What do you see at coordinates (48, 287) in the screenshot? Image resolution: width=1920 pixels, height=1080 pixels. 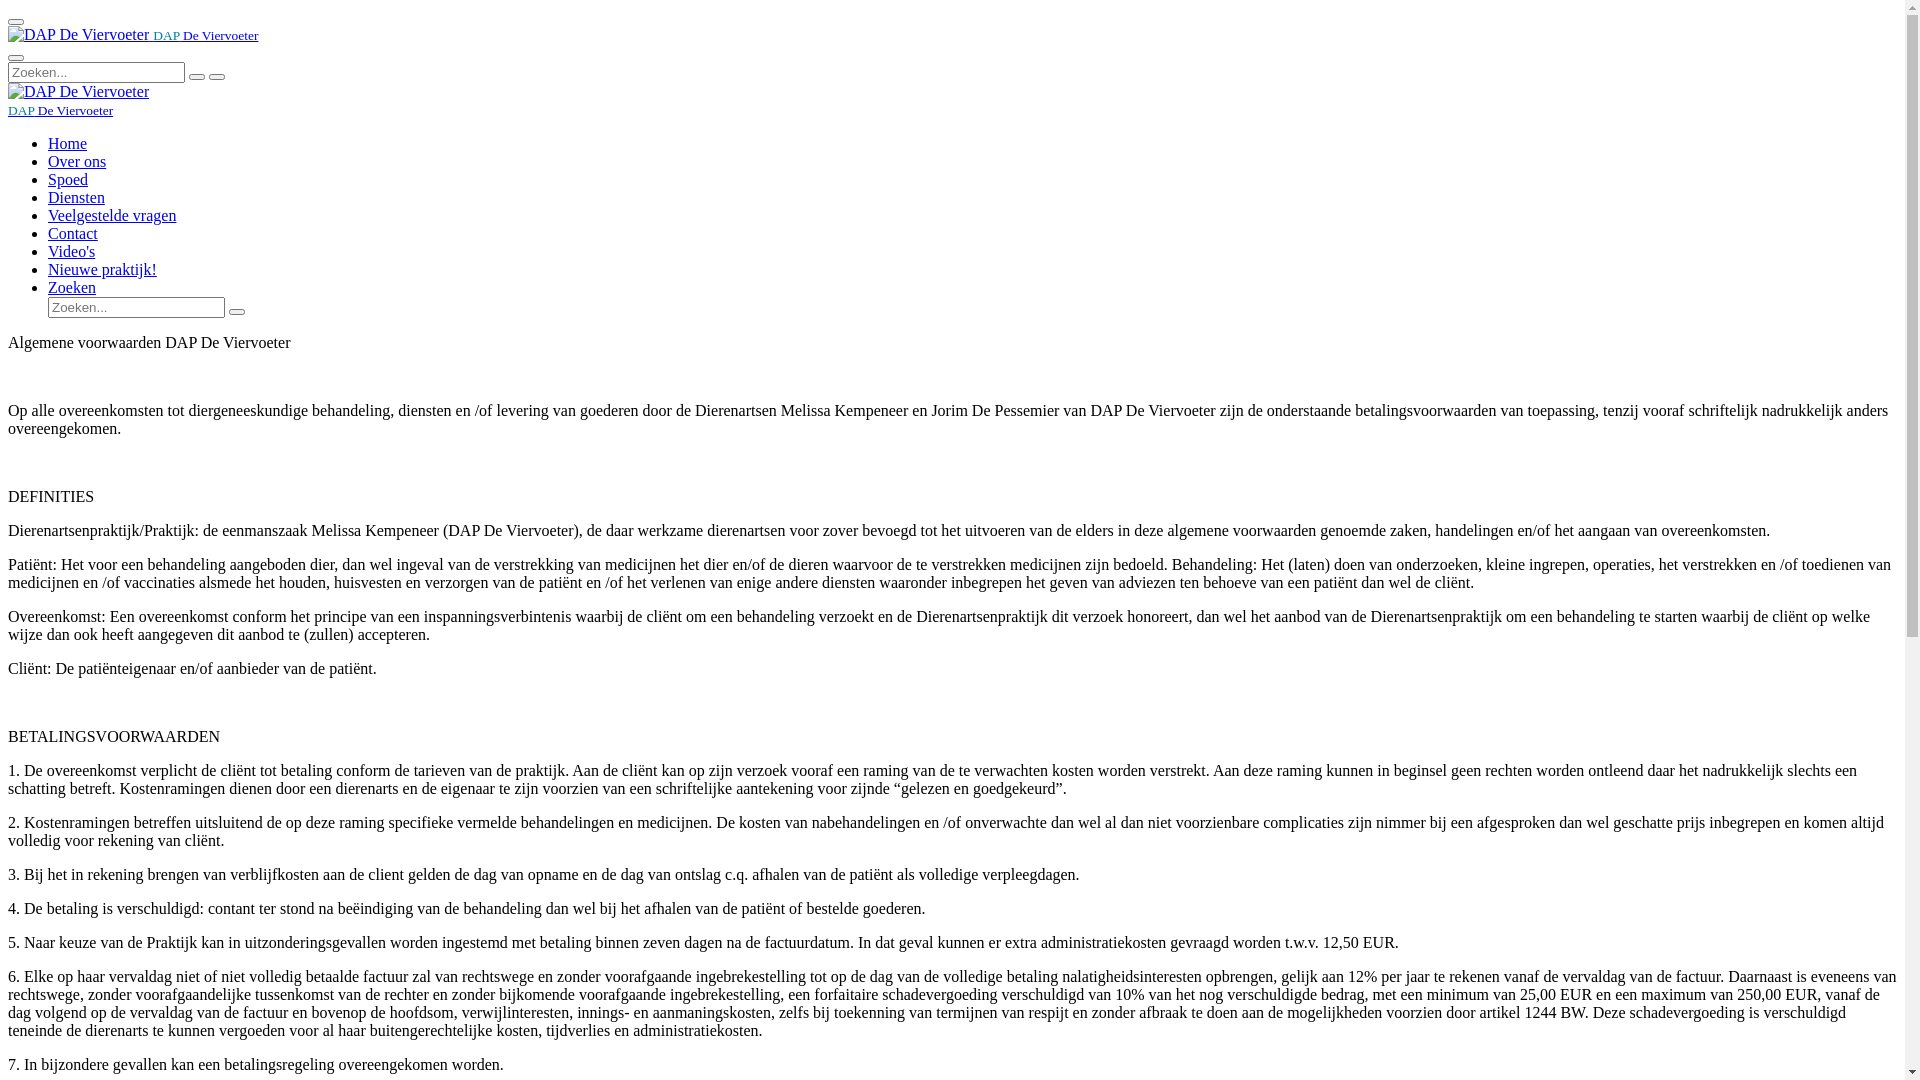 I see `'Zoeken'` at bounding box center [48, 287].